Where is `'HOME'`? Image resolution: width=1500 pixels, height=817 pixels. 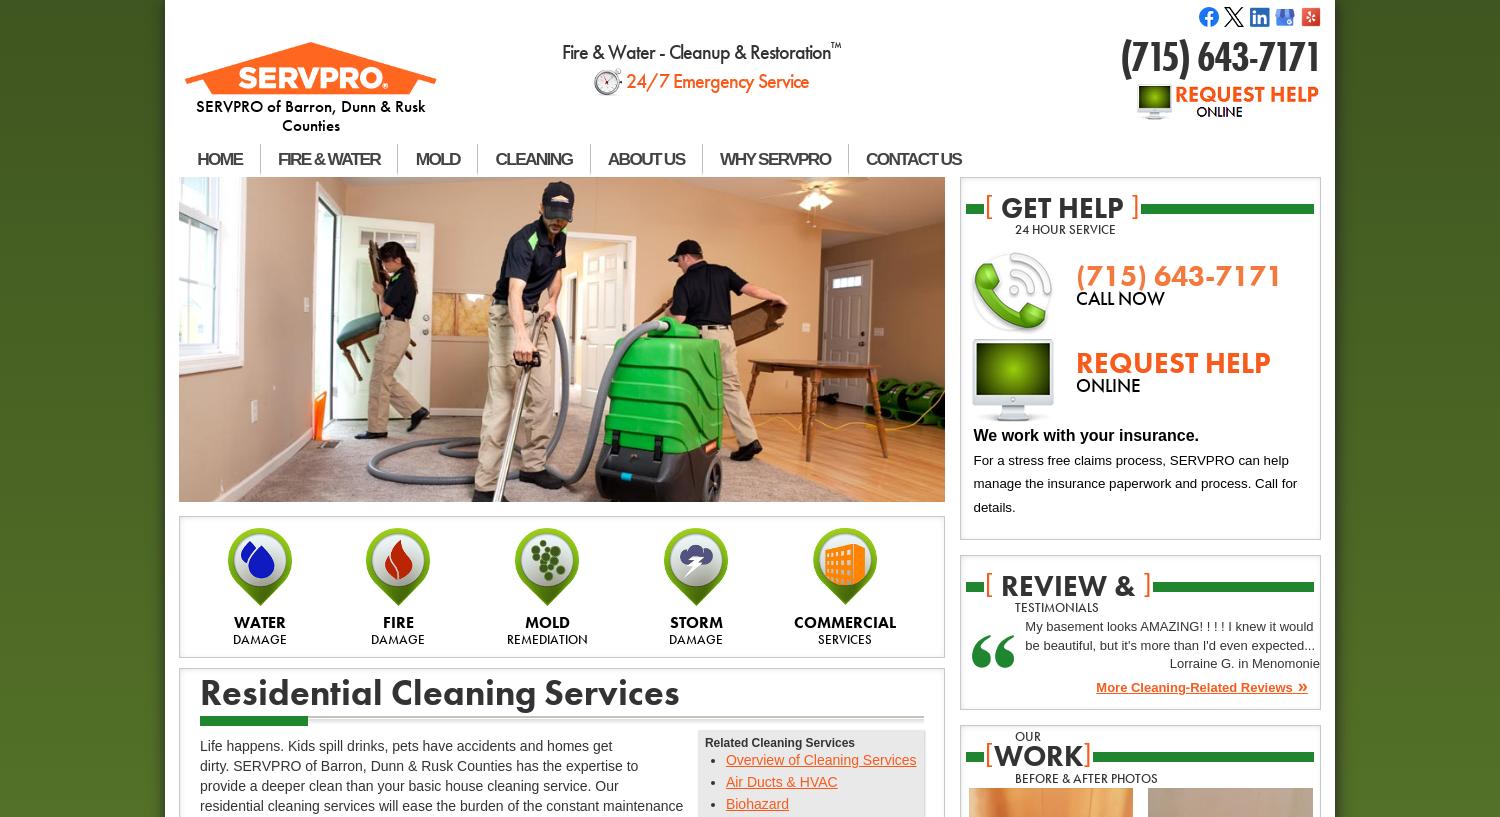 'HOME' is located at coordinates (218, 158).